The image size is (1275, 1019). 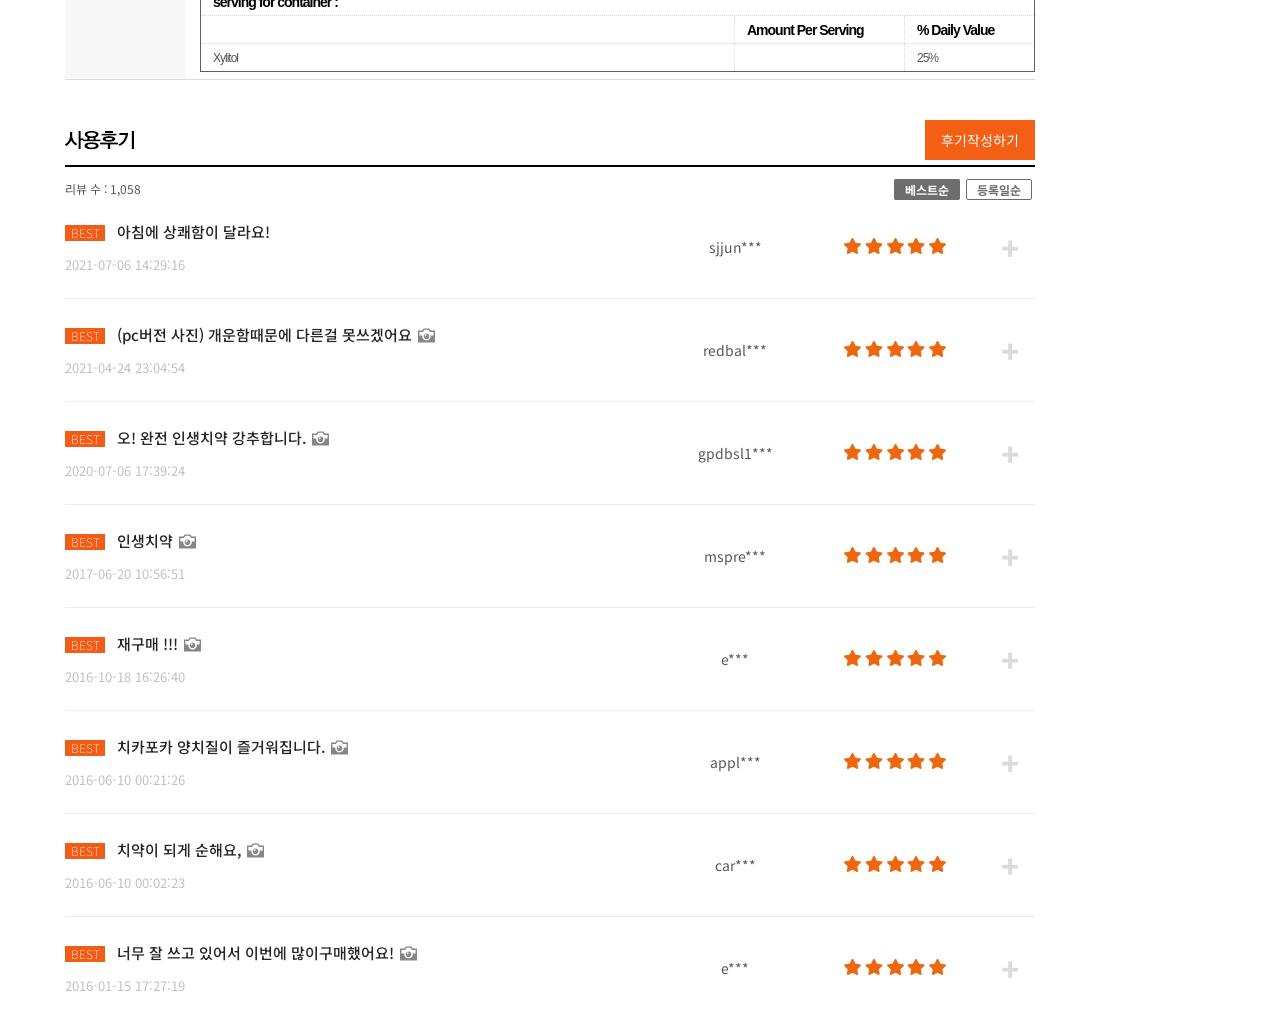 What do you see at coordinates (916, 57) in the screenshot?
I see `'25%'` at bounding box center [916, 57].